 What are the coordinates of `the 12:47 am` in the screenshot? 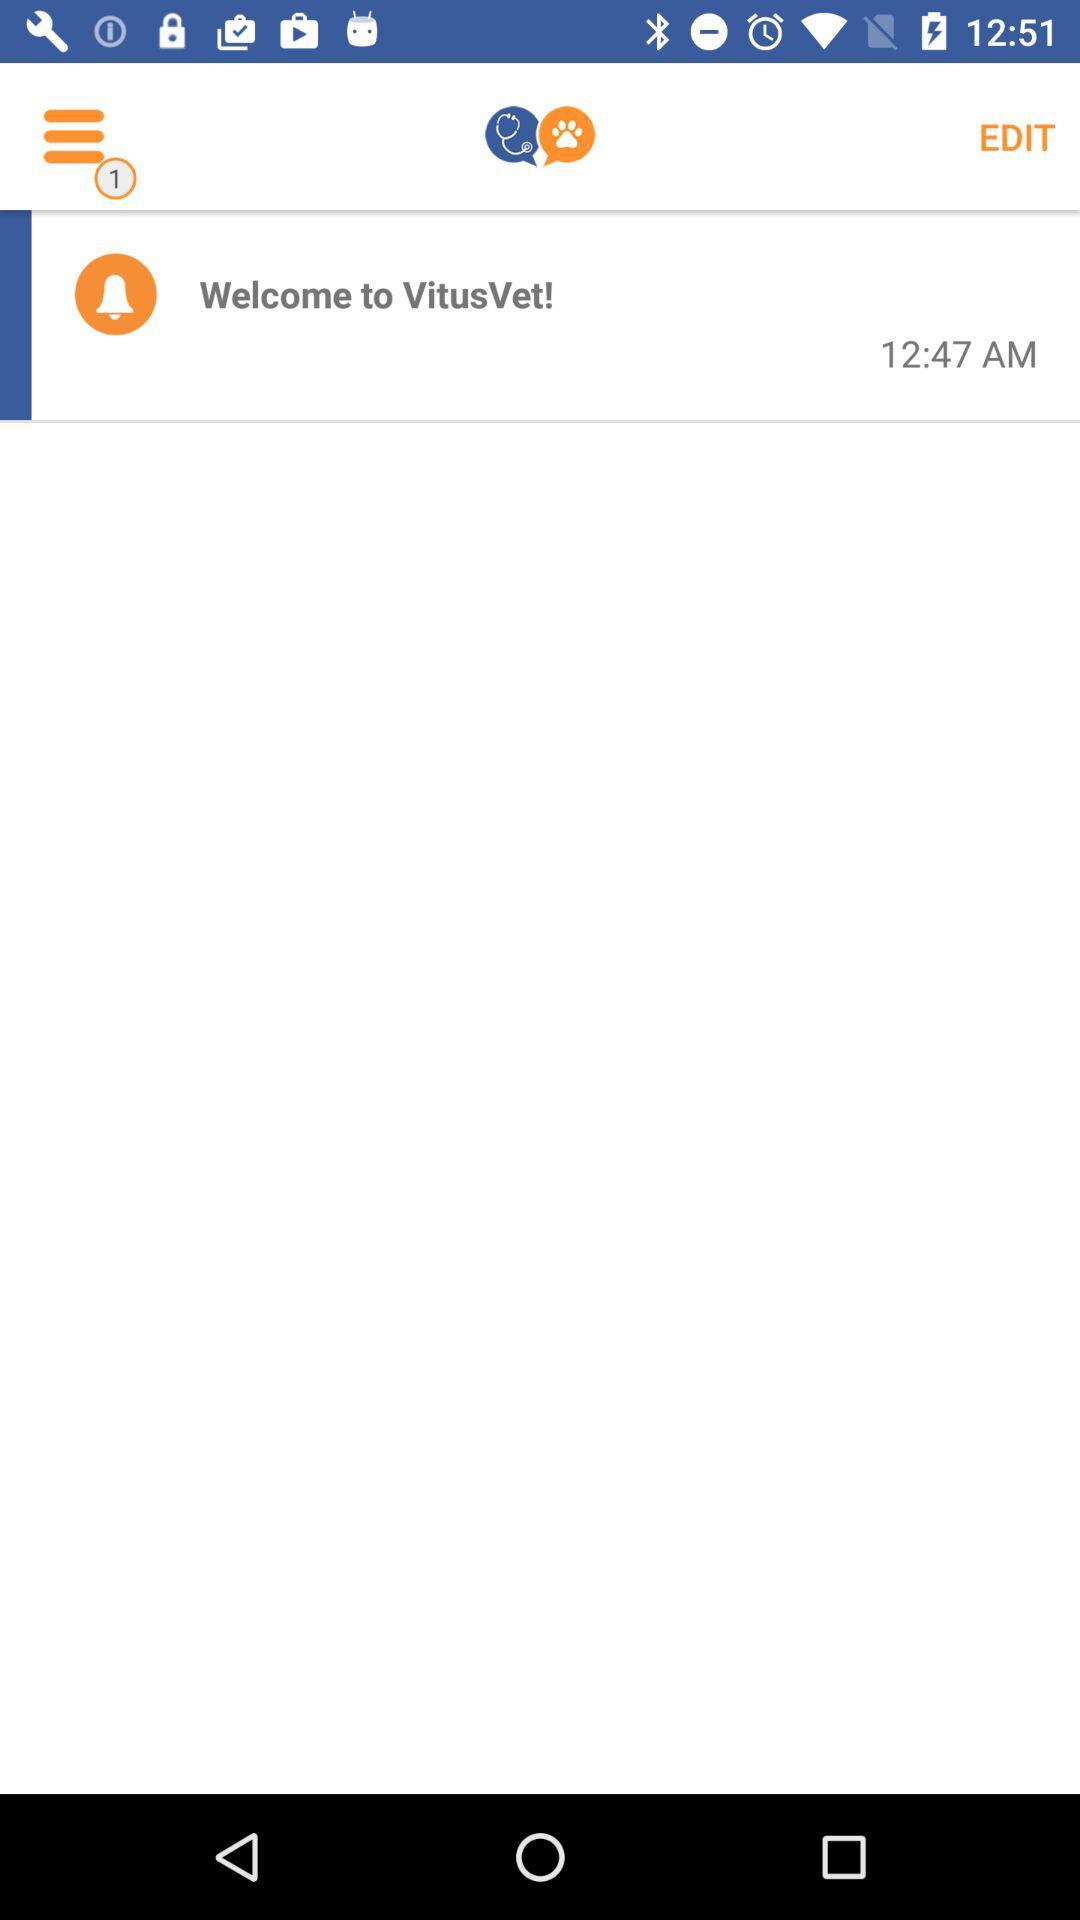 It's located at (957, 353).